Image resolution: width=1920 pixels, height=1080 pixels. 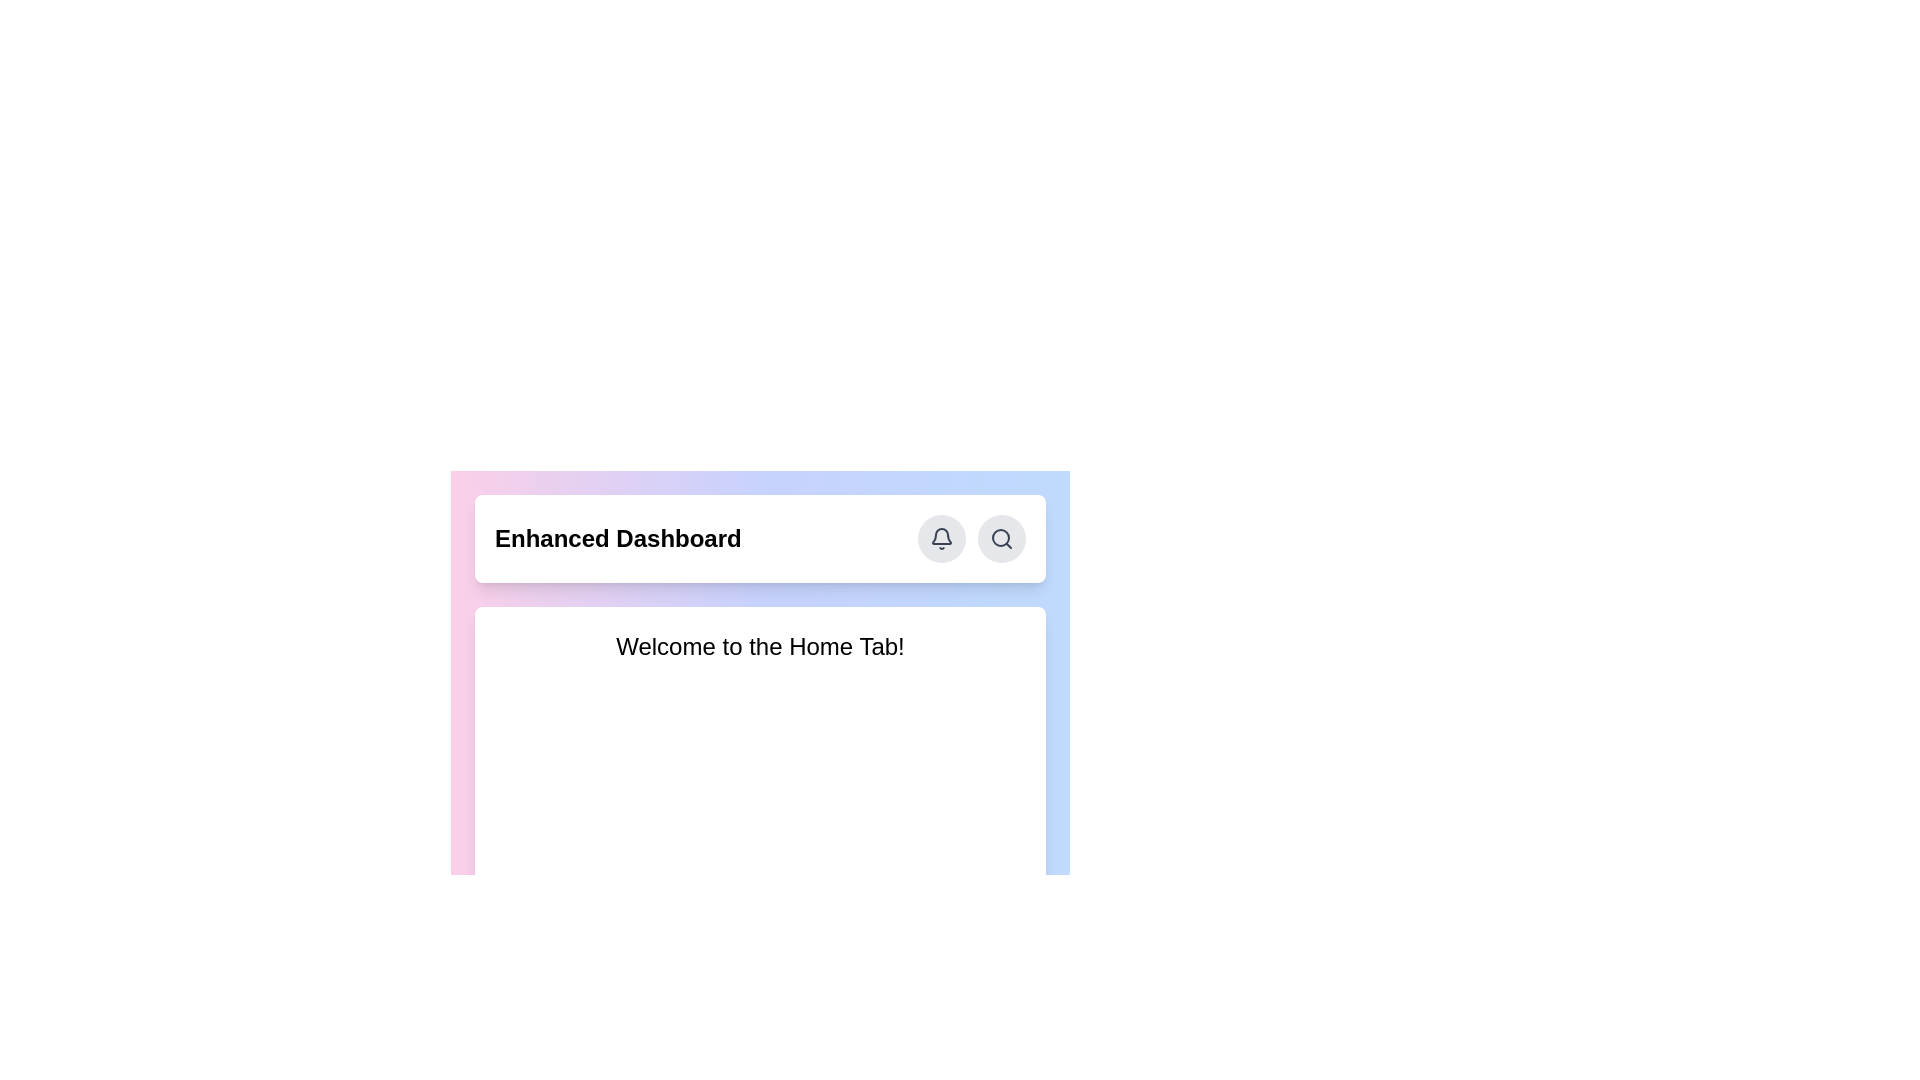 What do you see at coordinates (1001, 536) in the screenshot?
I see `the graphic circle component of the magnifying glass in the search icon, which visually represents search functionality` at bounding box center [1001, 536].